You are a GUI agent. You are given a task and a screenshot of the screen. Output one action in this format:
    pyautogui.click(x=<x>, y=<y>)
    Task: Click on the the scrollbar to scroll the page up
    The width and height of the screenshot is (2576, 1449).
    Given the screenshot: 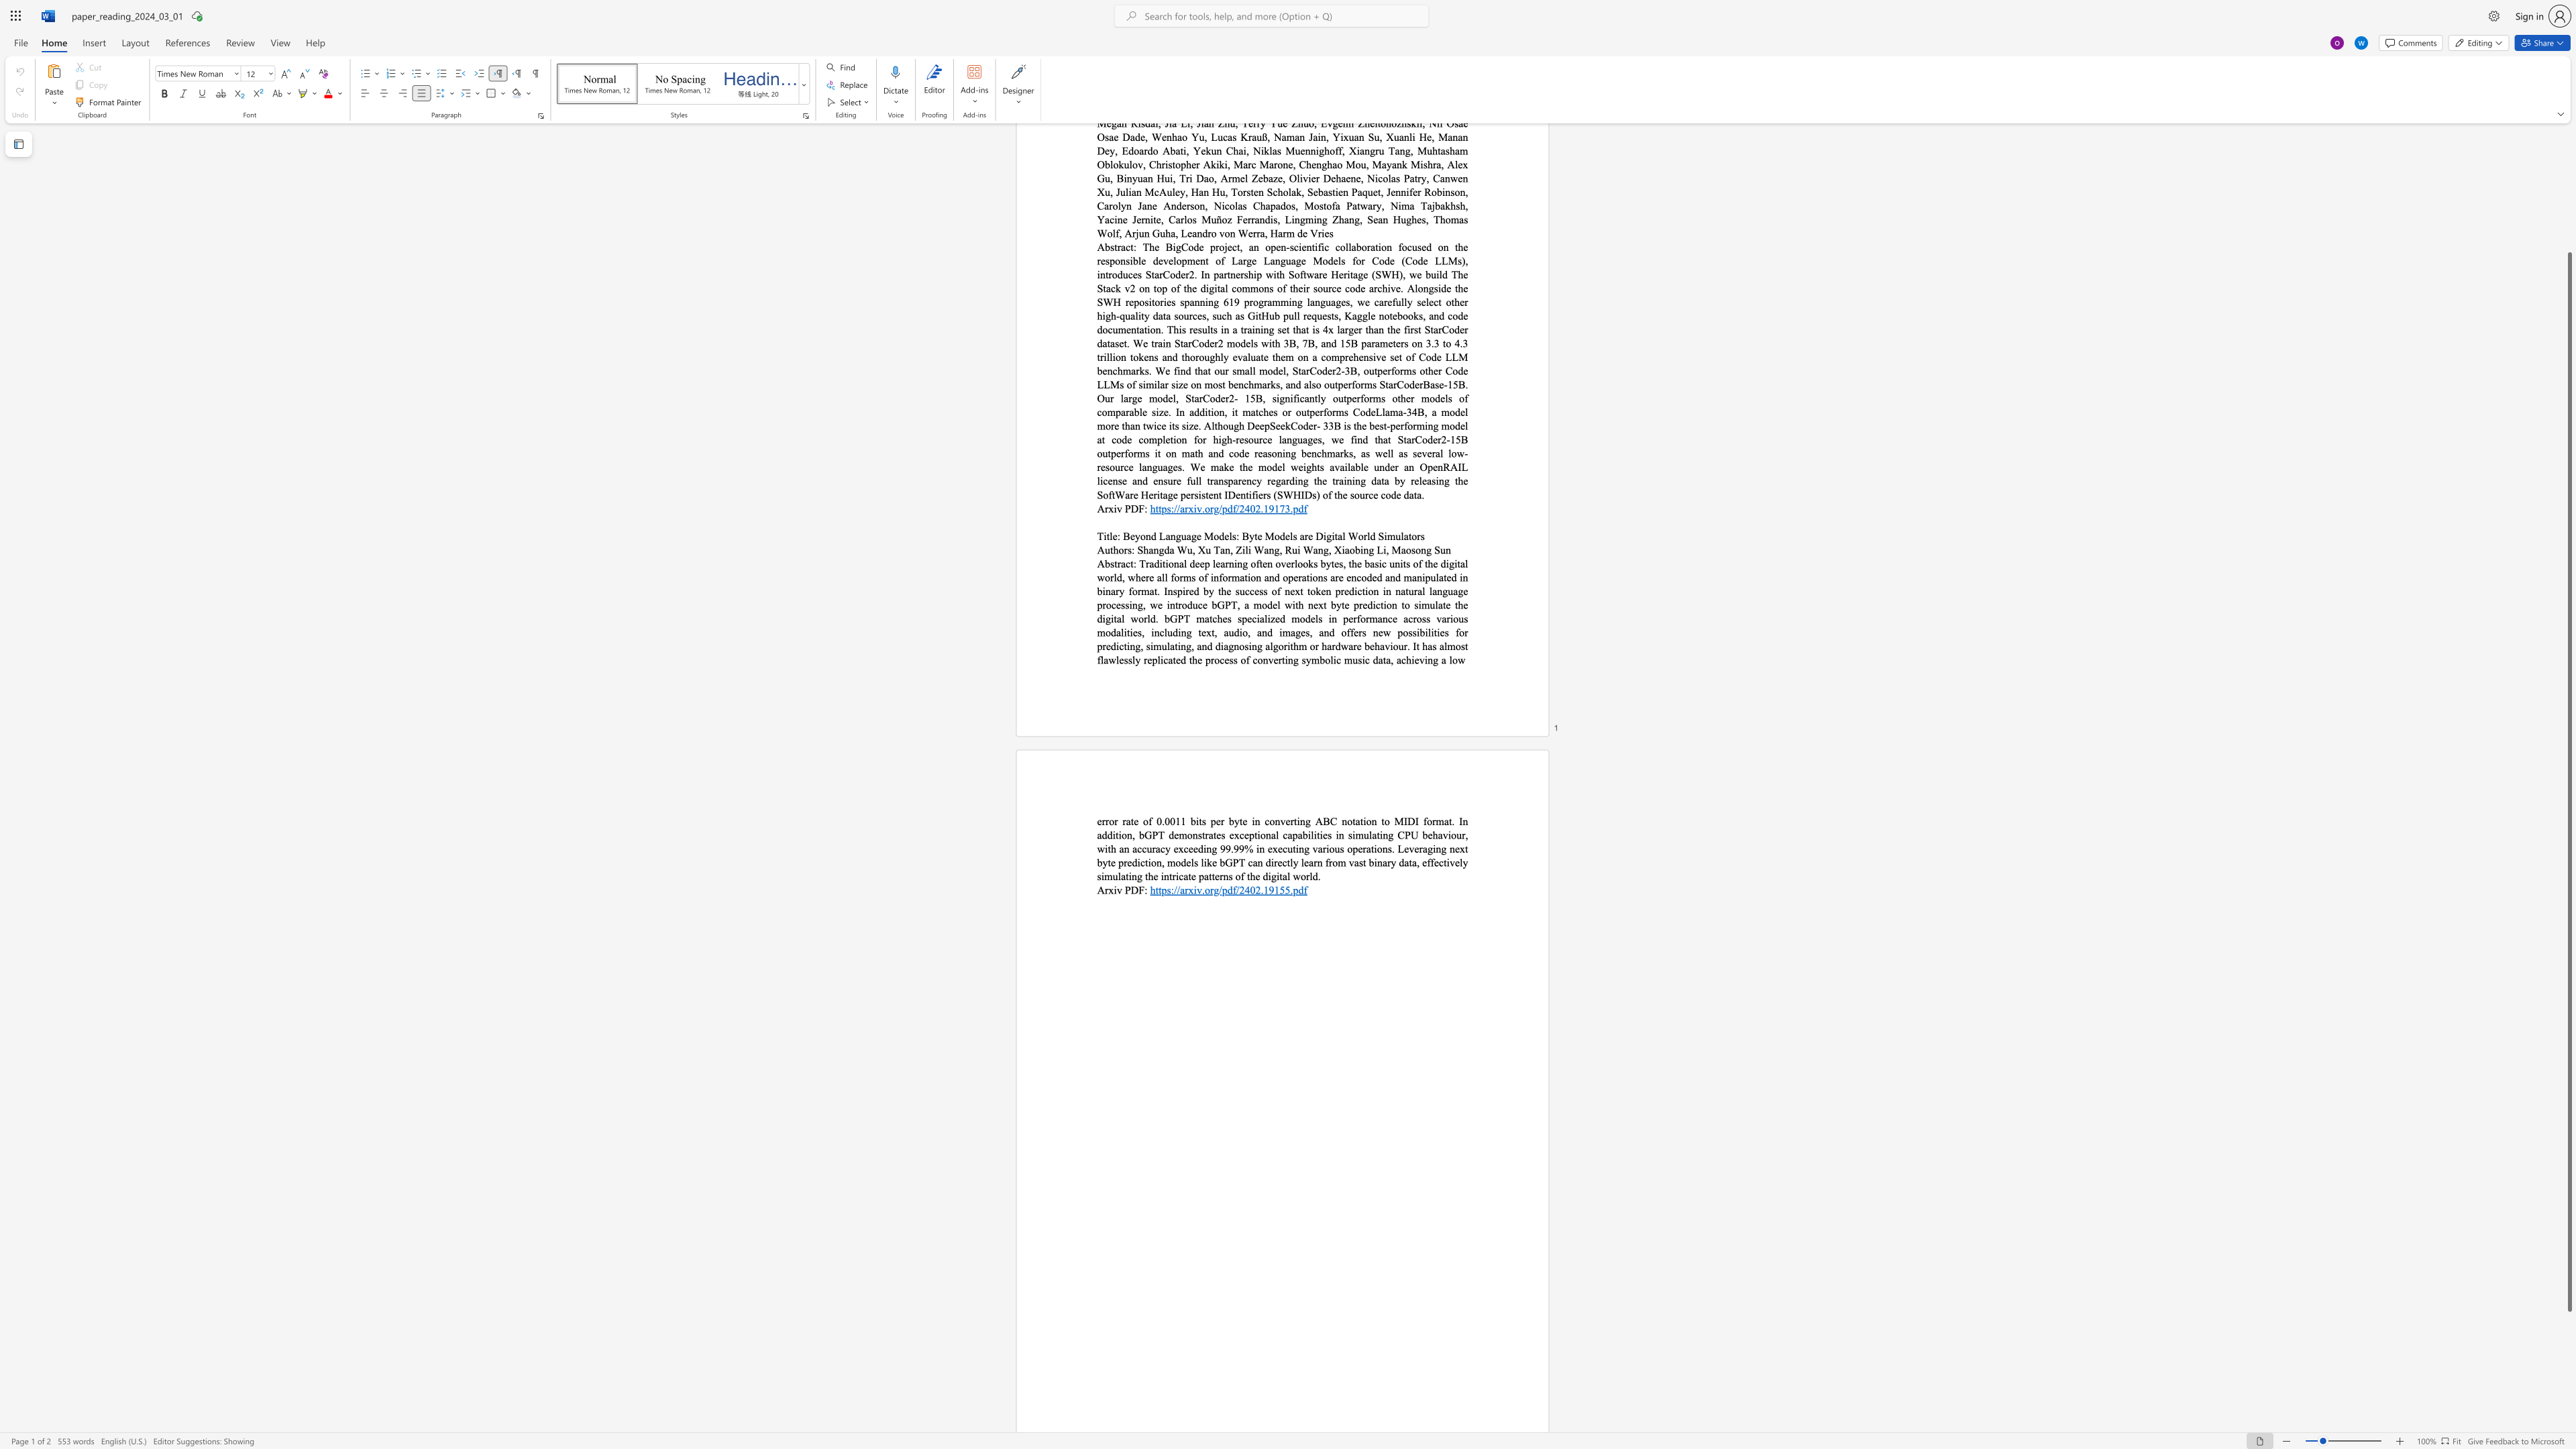 What is the action you would take?
    pyautogui.click(x=2568, y=193)
    